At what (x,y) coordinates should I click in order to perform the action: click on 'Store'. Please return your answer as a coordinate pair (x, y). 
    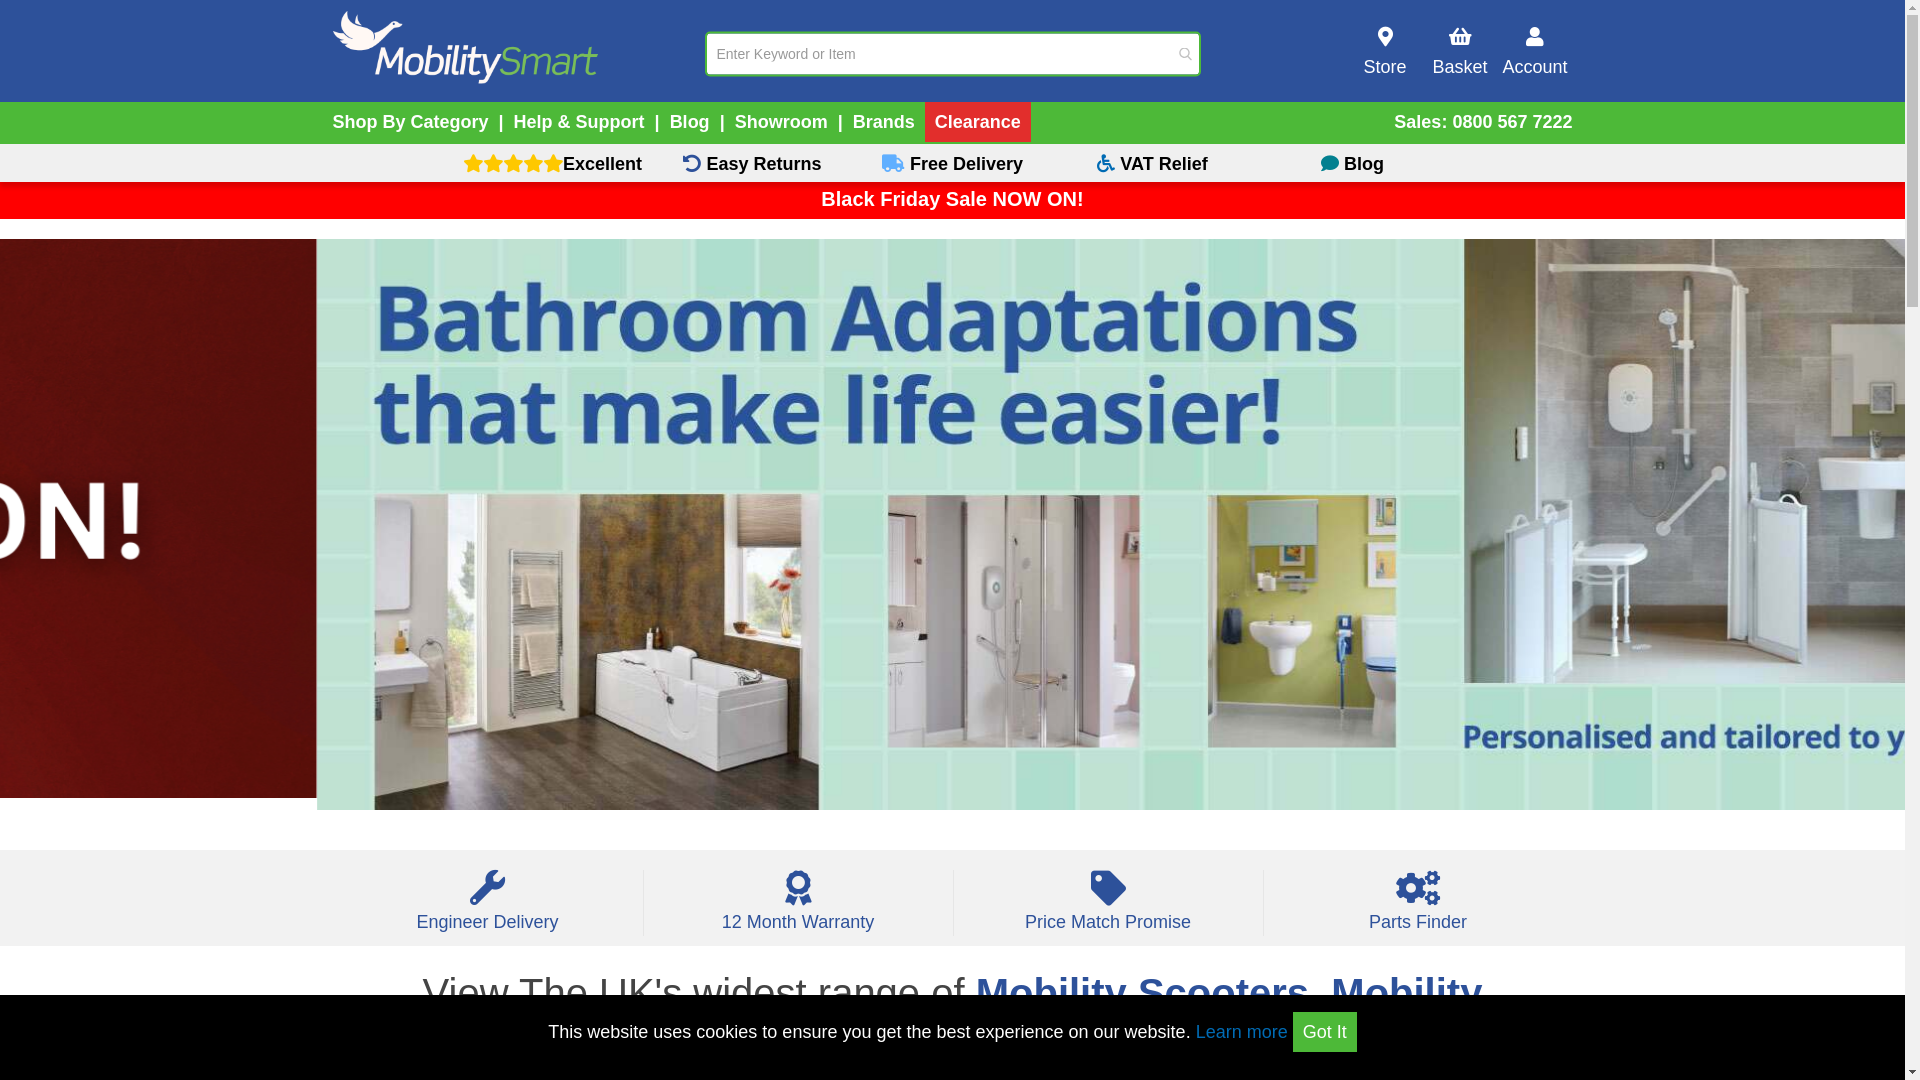
    Looking at the image, I should click on (1384, 50).